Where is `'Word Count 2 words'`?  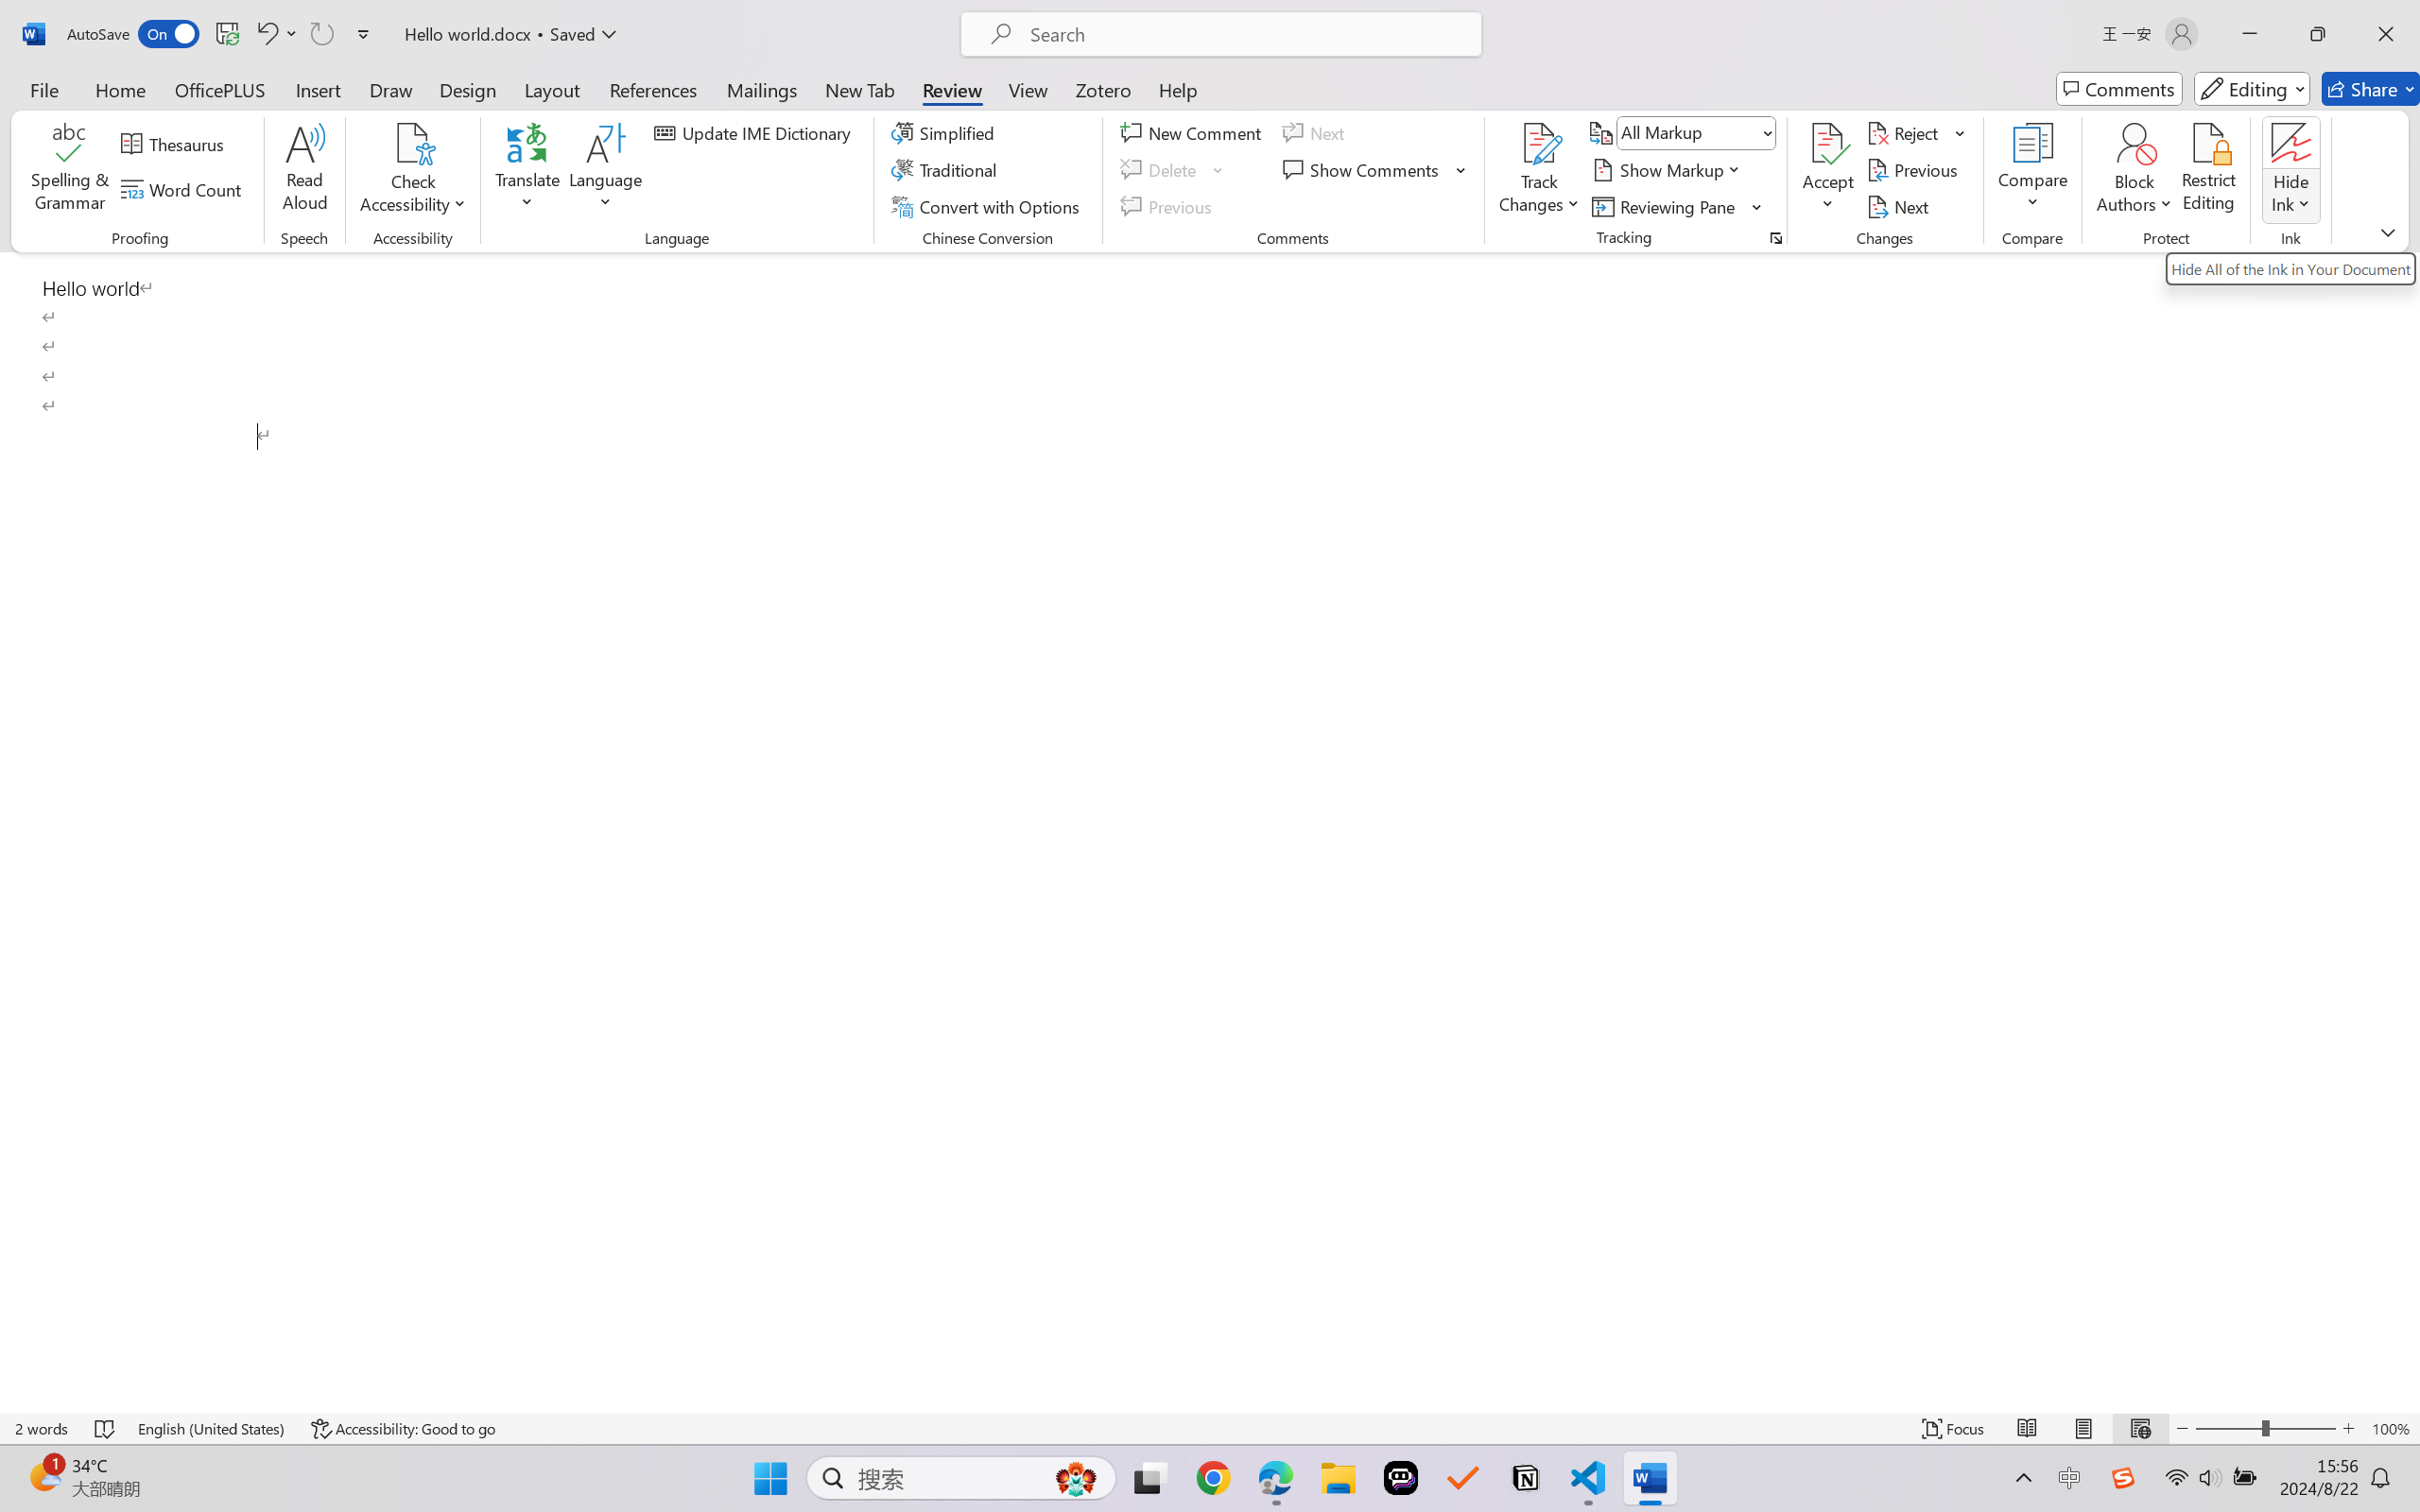
'Word Count 2 words' is located at coordinates (42, 1428).